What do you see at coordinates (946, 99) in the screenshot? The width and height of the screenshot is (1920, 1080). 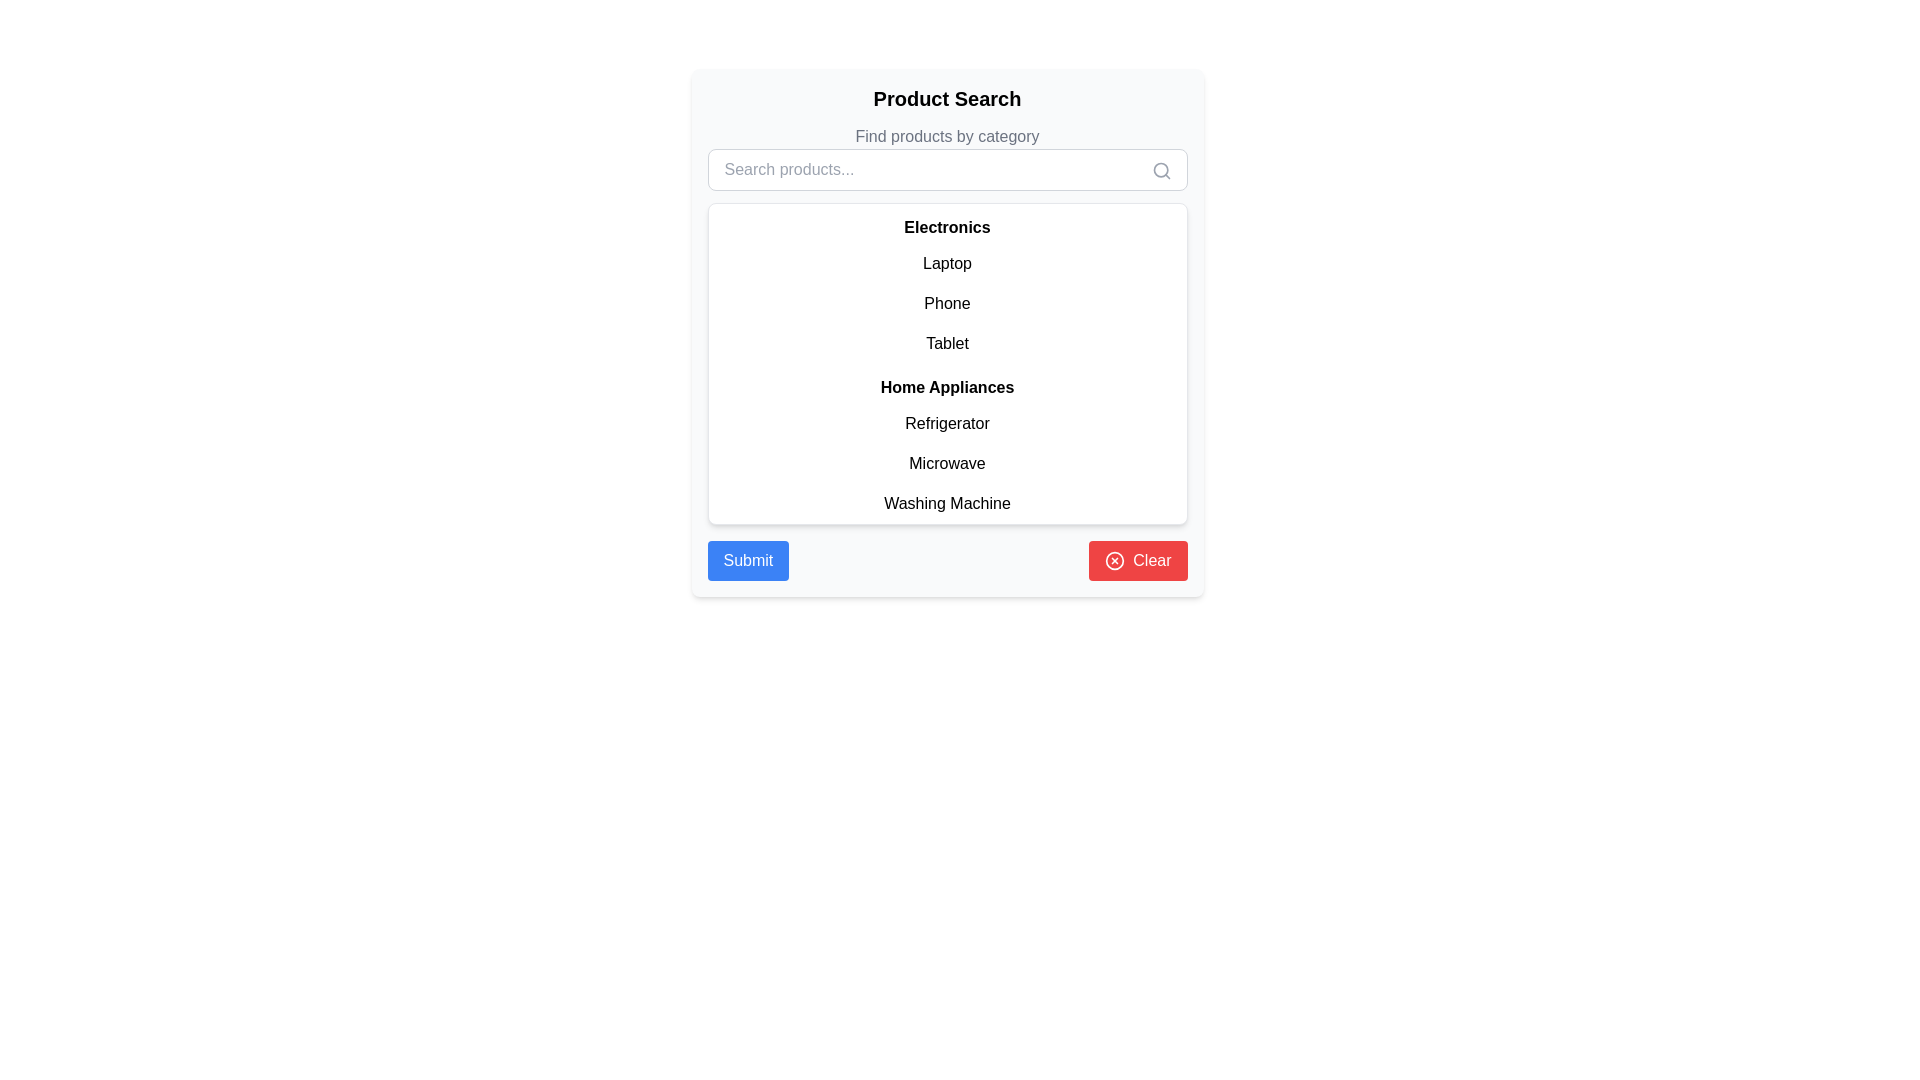 I see `the 'Product Search' header text, which is prominently displayed in a bold and larger font at the top-center of the interface` at bounding box center [946, 99].